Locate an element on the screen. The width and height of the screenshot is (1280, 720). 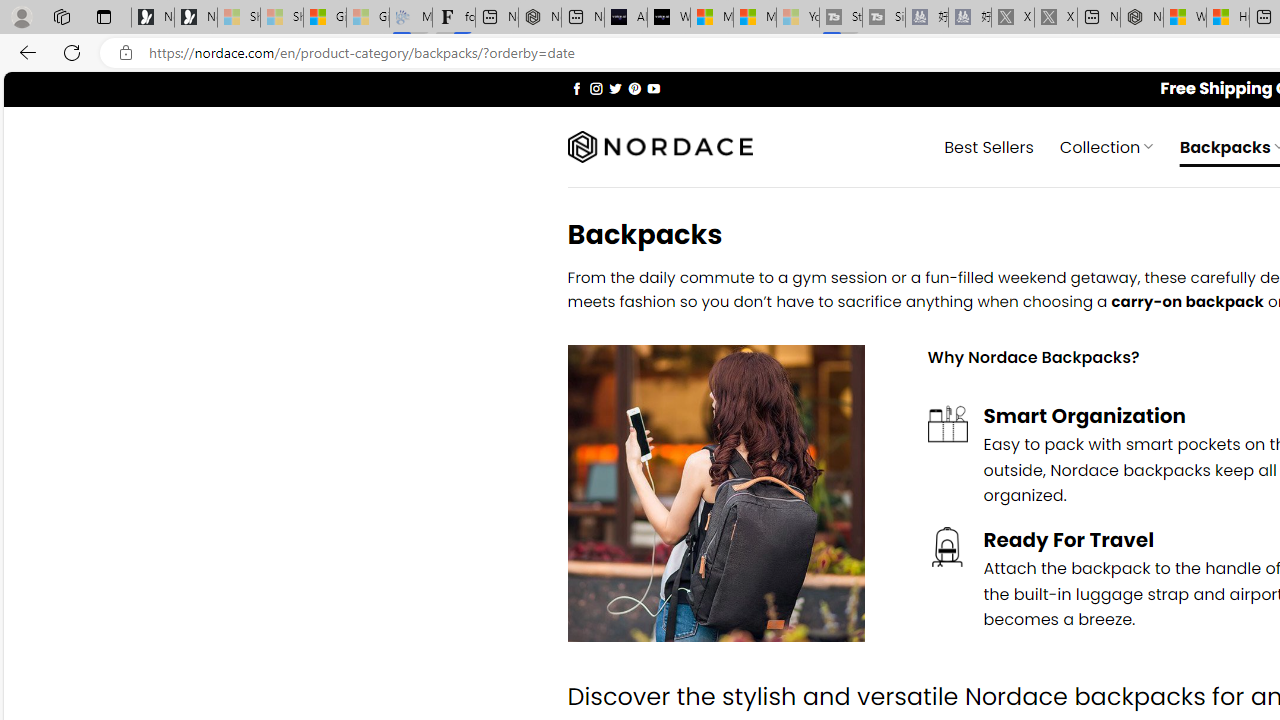
'Follow on Pinterest' is located at coordinates (633, 87).